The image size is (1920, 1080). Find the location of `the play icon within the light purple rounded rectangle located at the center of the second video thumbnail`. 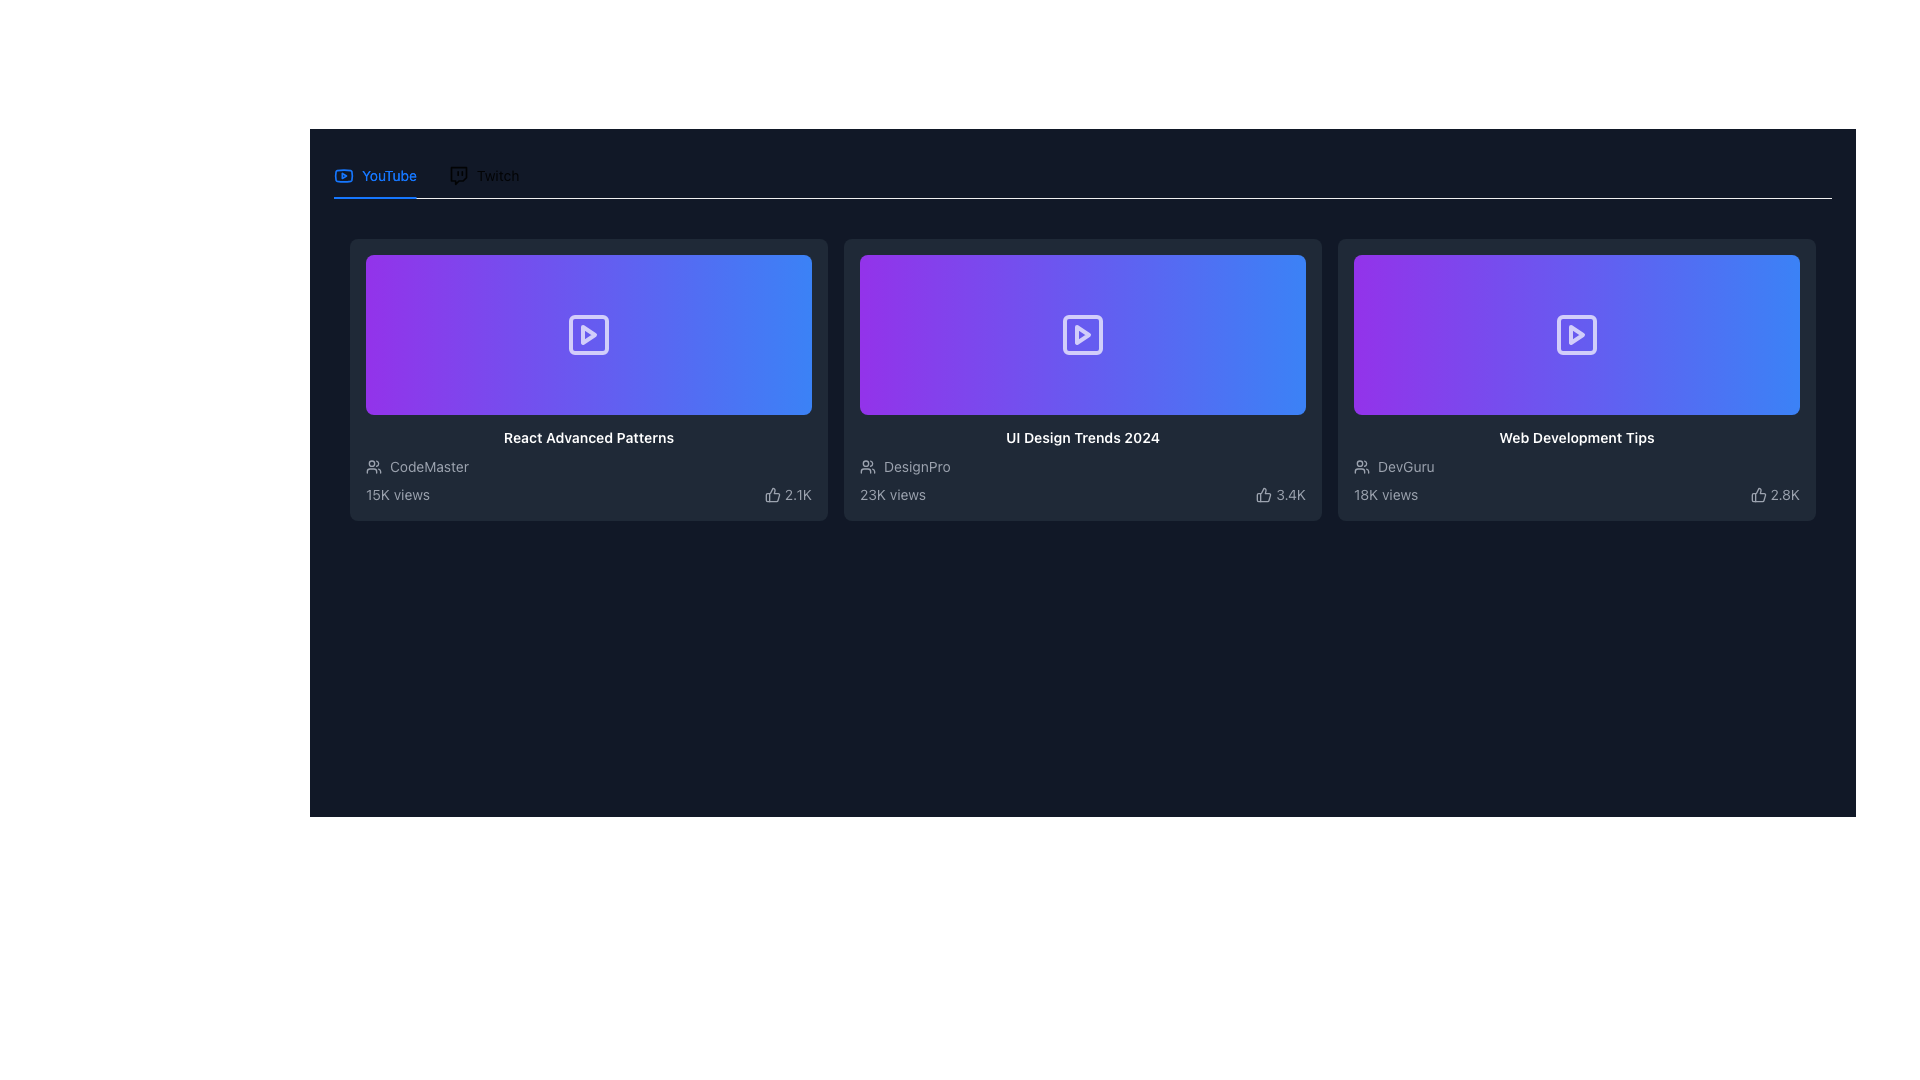

the play icon within the light purple rounded rectangle located at the center of the second video thumbnail is located at coordinates (1082, 334).